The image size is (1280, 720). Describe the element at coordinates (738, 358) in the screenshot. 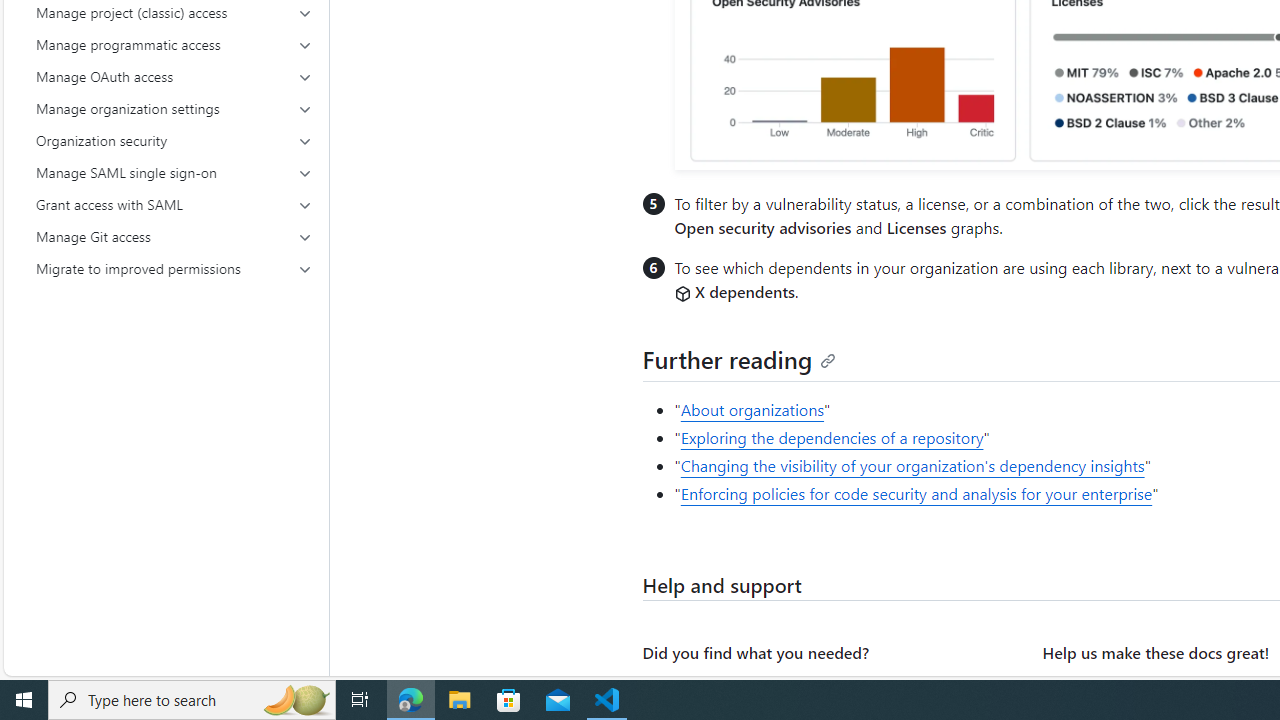

I see `'Further reading'` at that location.